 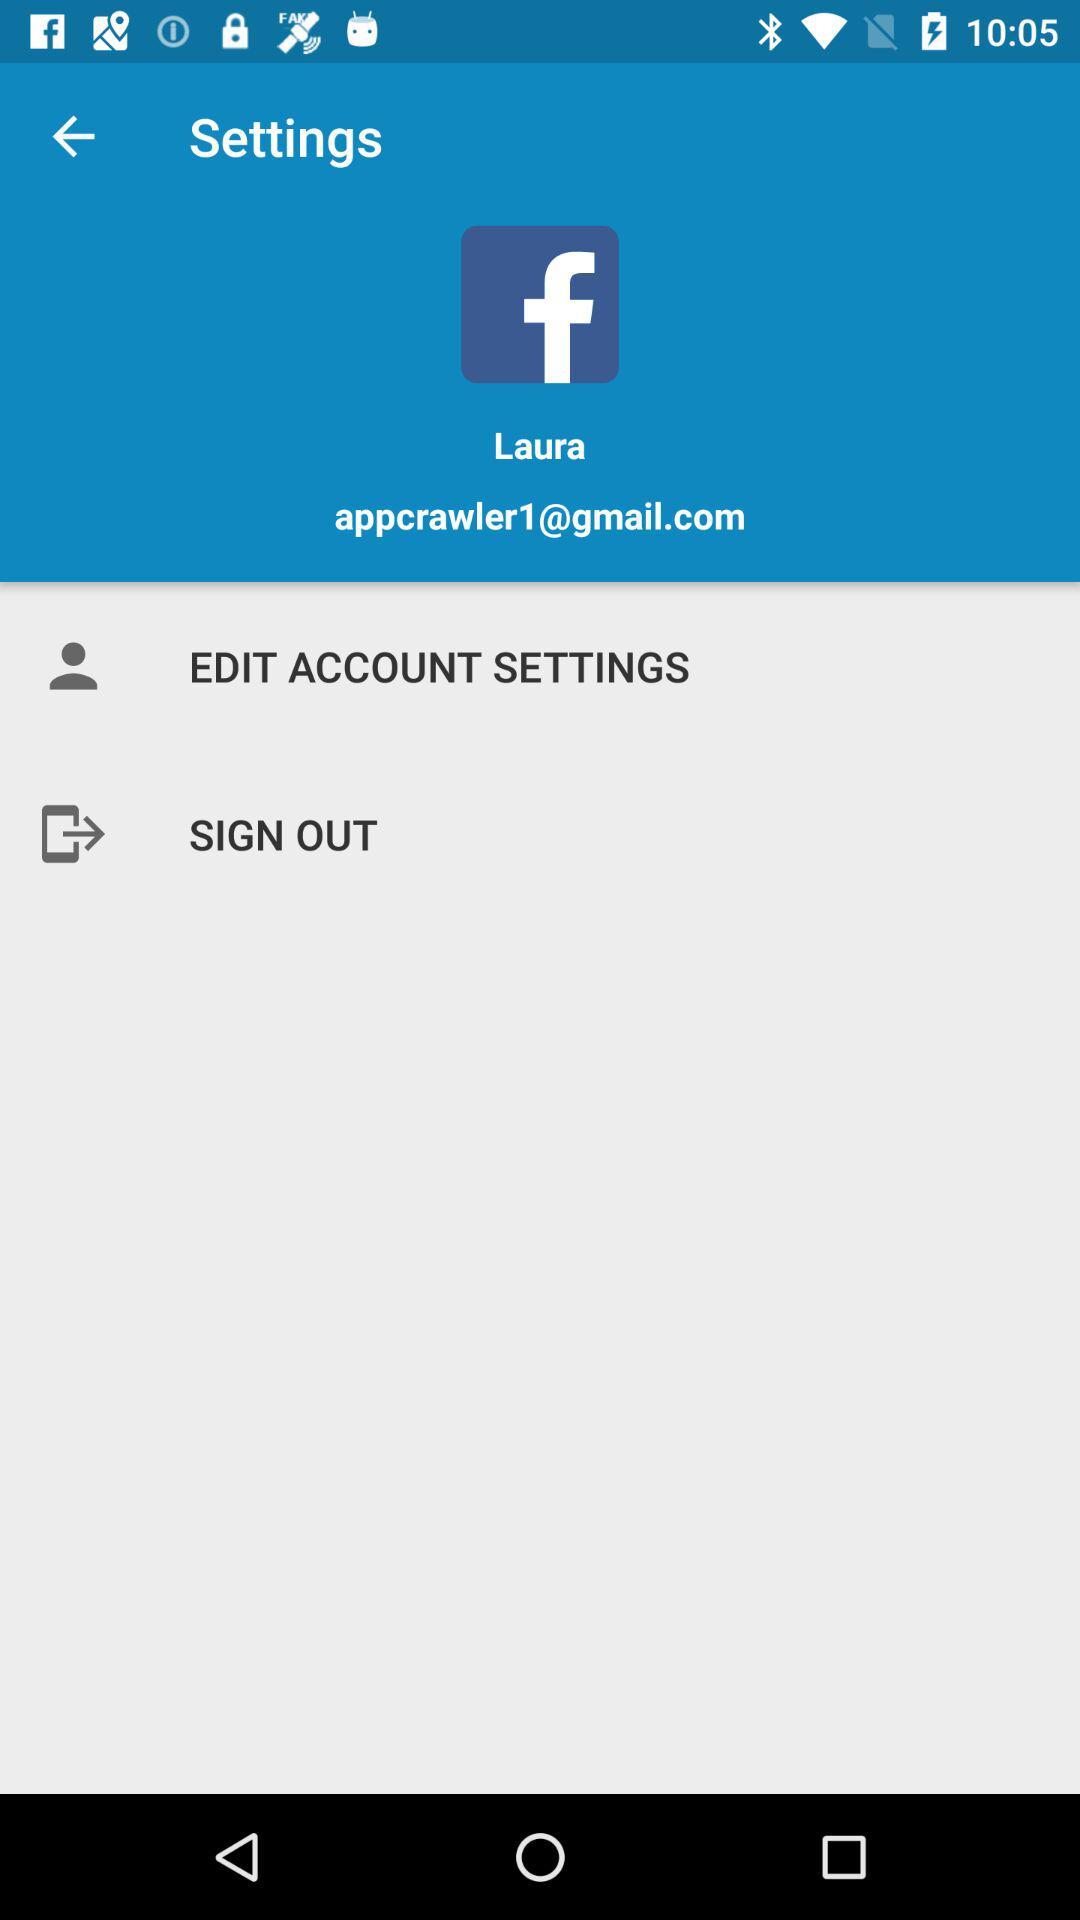 I want to click on item next to the settings, so click(x=72, y=135).